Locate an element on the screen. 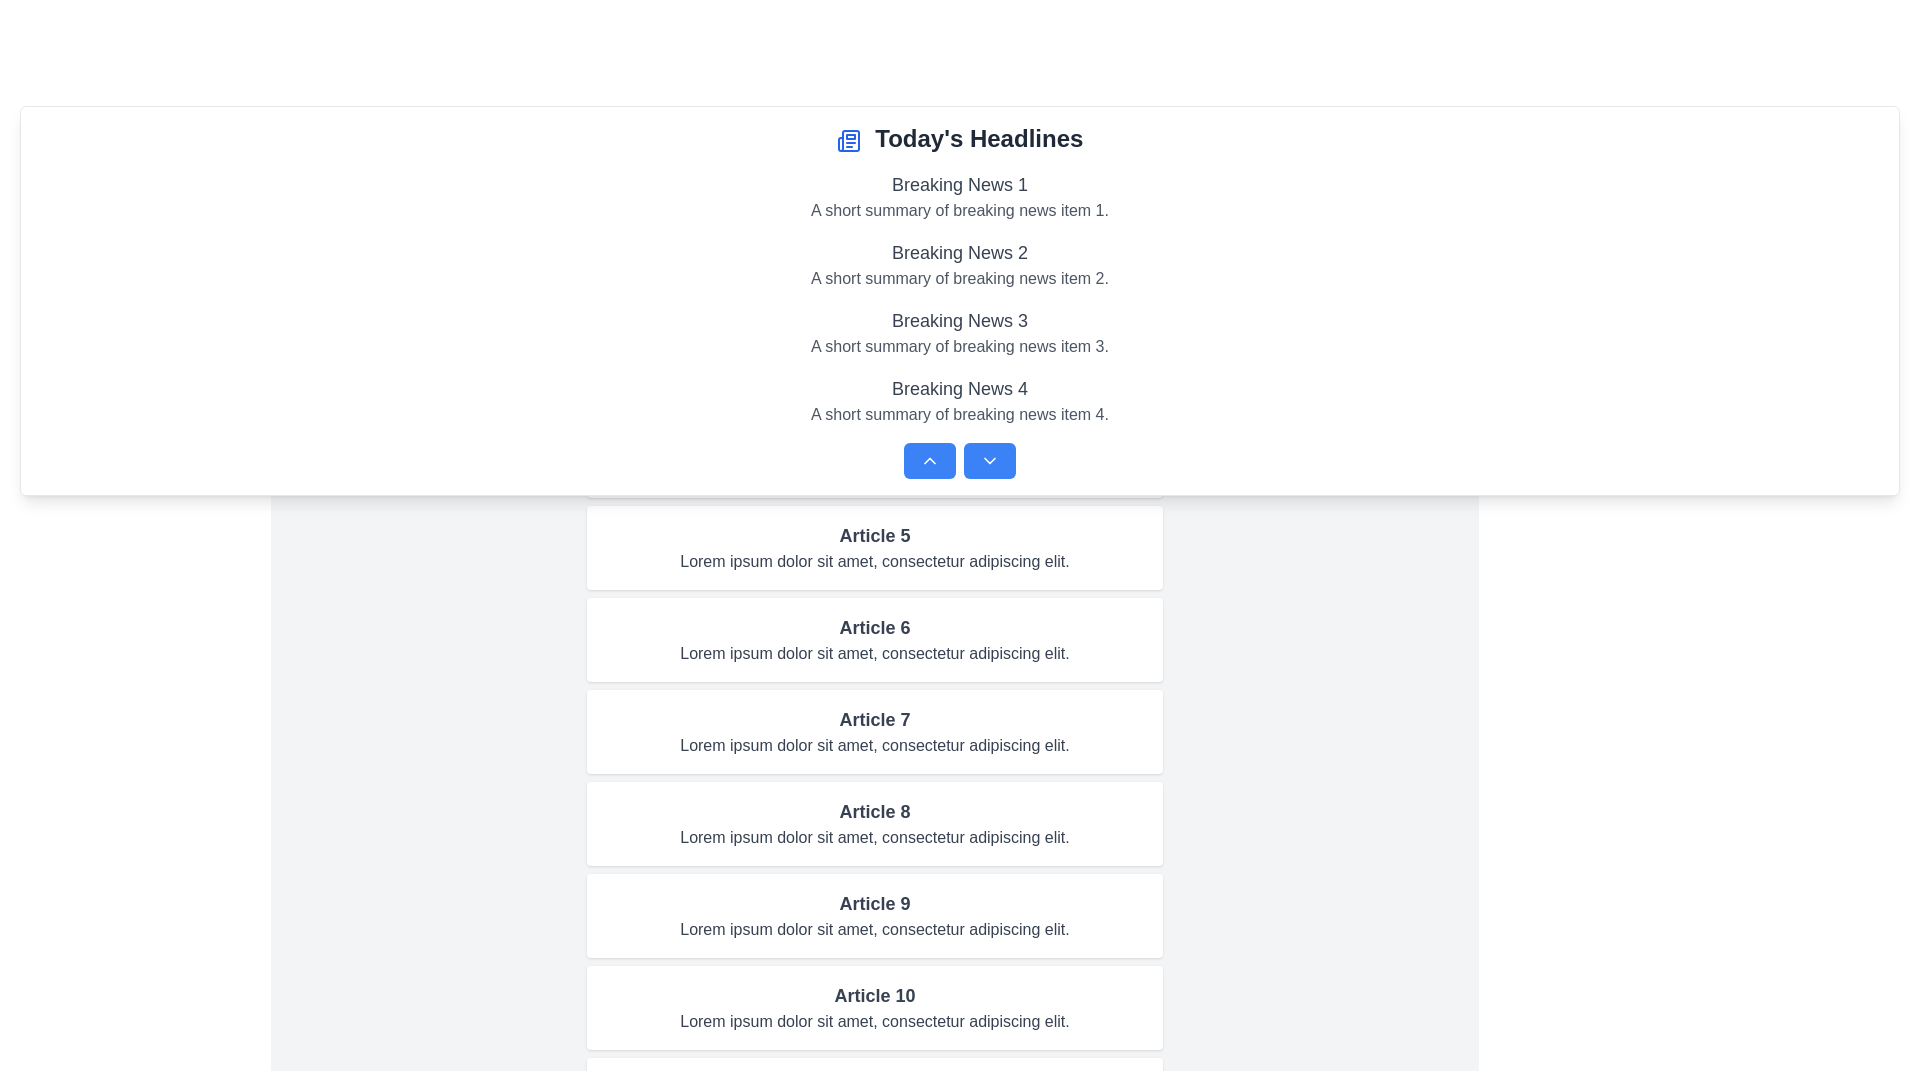 This screenshot has width=1920, height=1080. the text content block reading 'Lorem ipsum dolor sit amet, consectetur adipiscing elit.' which is located directly below the primary header 'Article 8' is located at coordinates (874, 837).